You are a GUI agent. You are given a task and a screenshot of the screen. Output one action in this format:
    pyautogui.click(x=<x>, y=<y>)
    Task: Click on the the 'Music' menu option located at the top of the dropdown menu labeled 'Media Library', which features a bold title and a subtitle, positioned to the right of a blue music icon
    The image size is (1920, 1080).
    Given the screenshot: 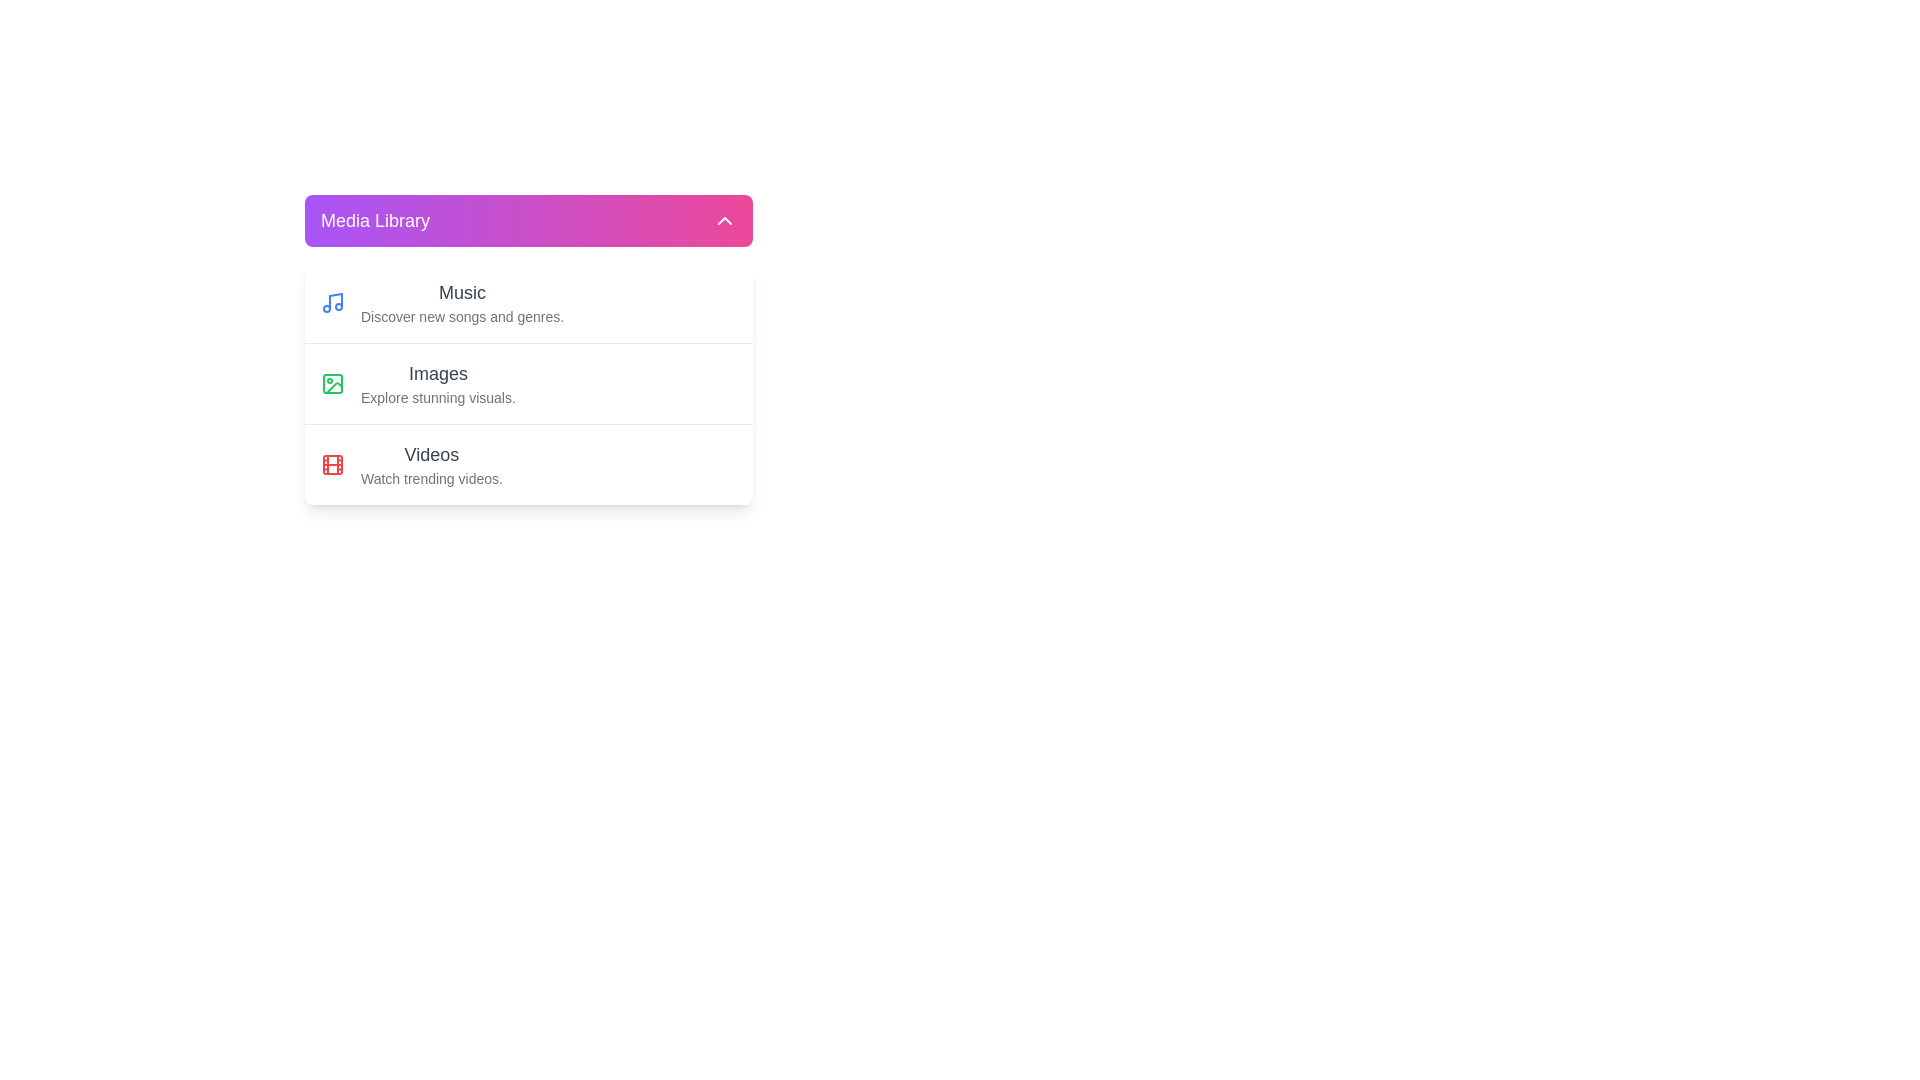 What is the action you would take?
    pyautogui.click(x=461, y=303)
    